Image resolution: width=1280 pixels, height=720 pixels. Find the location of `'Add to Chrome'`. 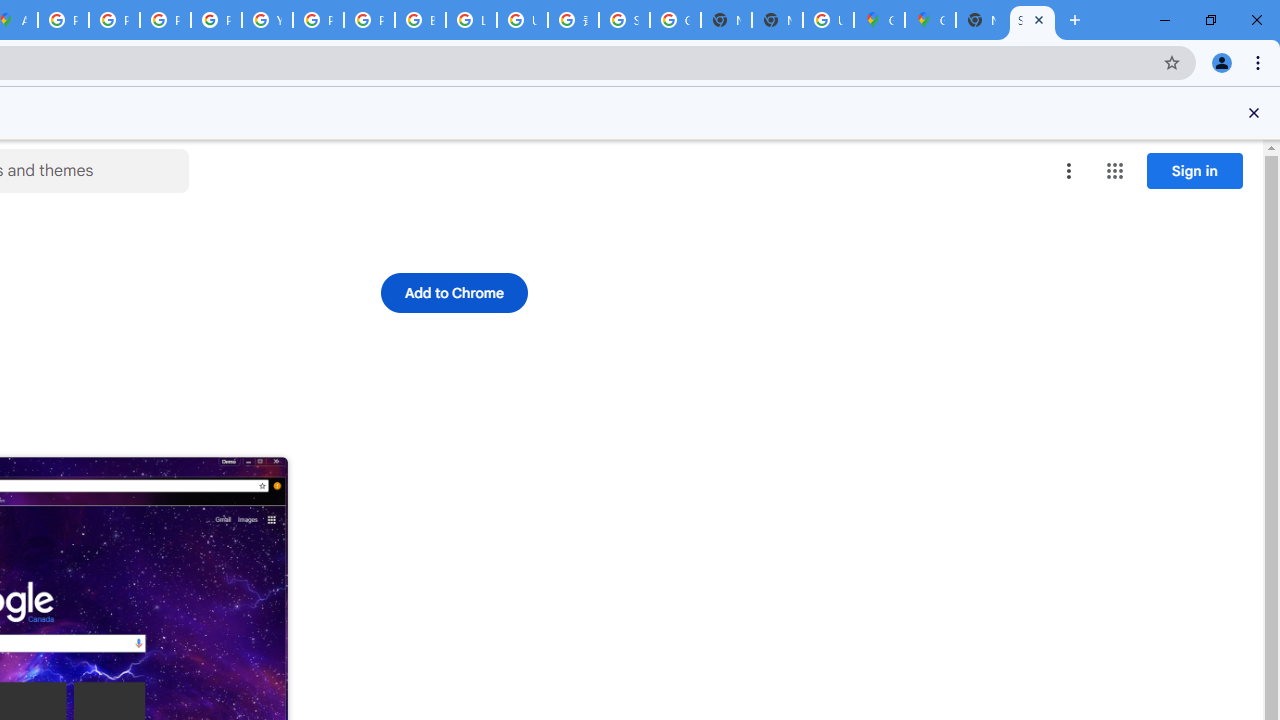

'Add to Chrome' is located at coordinates (452, 293).